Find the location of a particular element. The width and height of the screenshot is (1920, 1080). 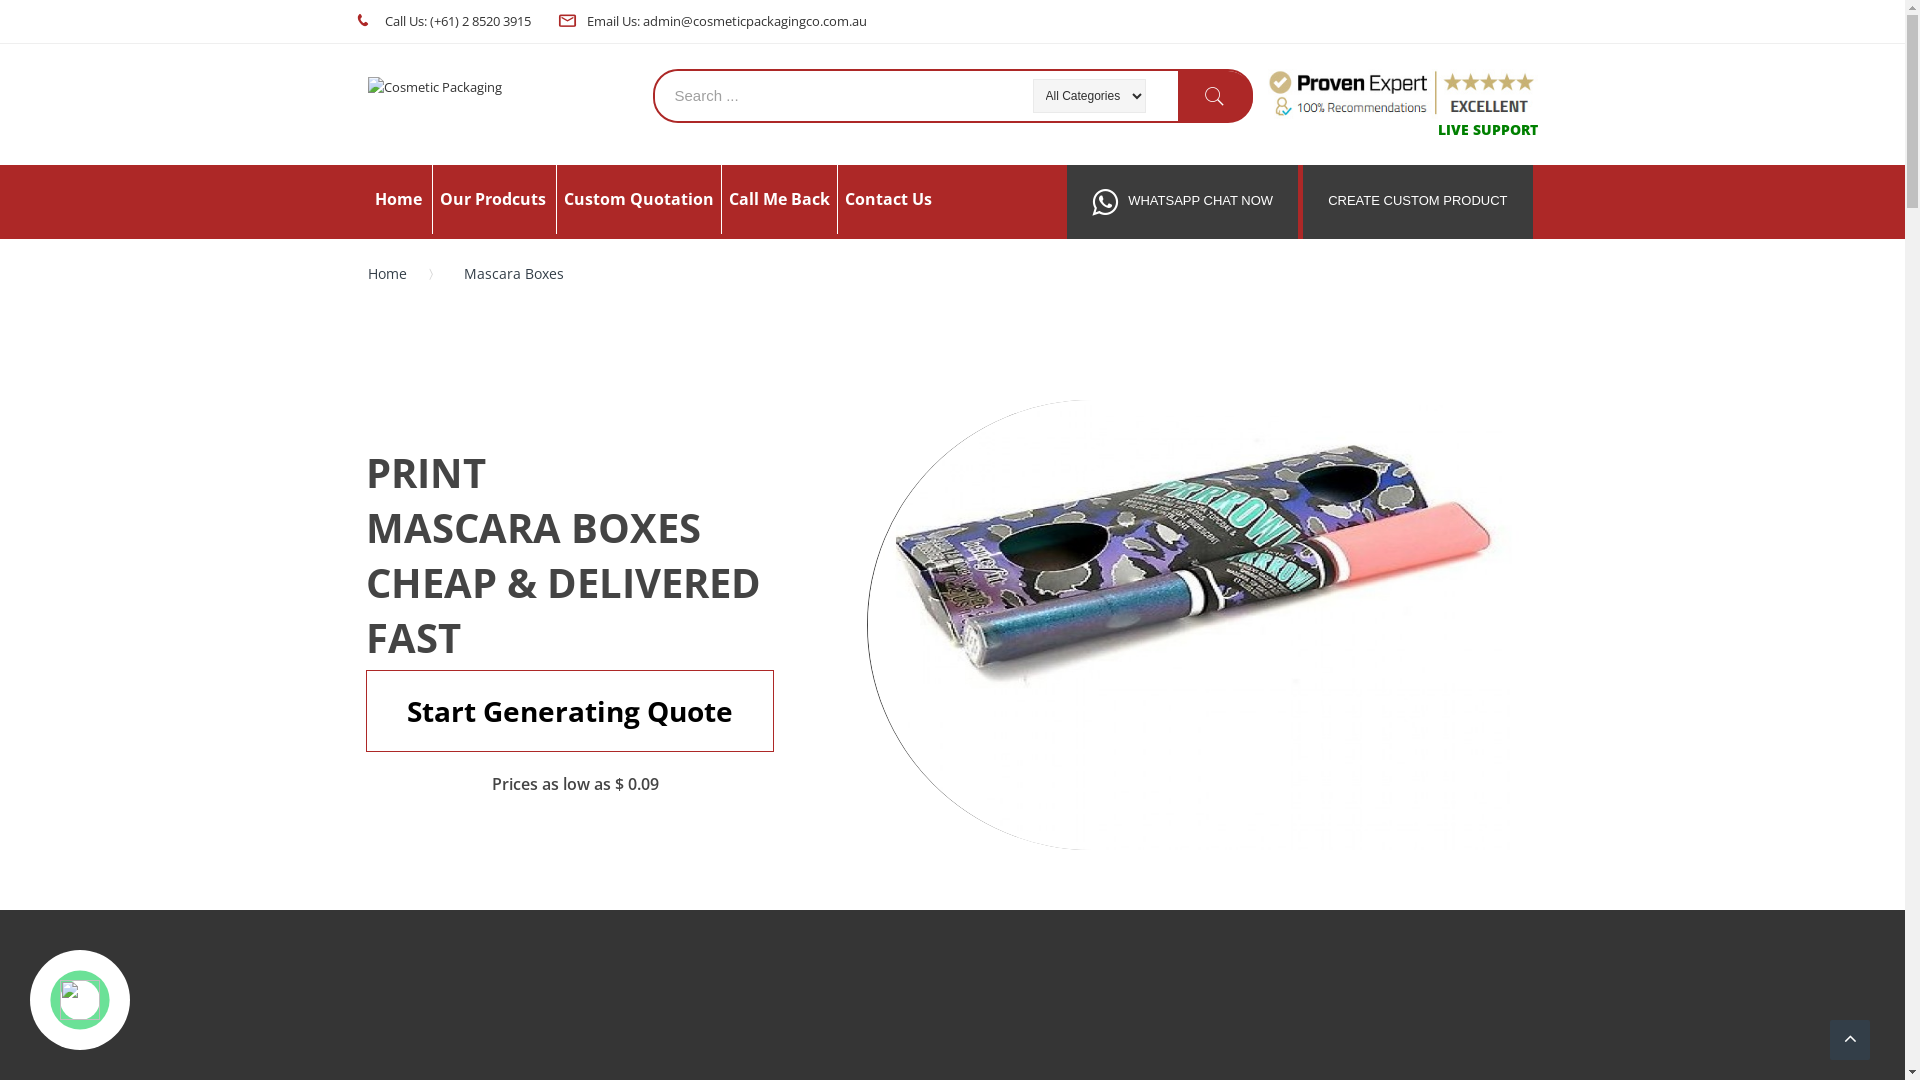

'Cosmetic Packaging ' is located at coordinates (503, 86).